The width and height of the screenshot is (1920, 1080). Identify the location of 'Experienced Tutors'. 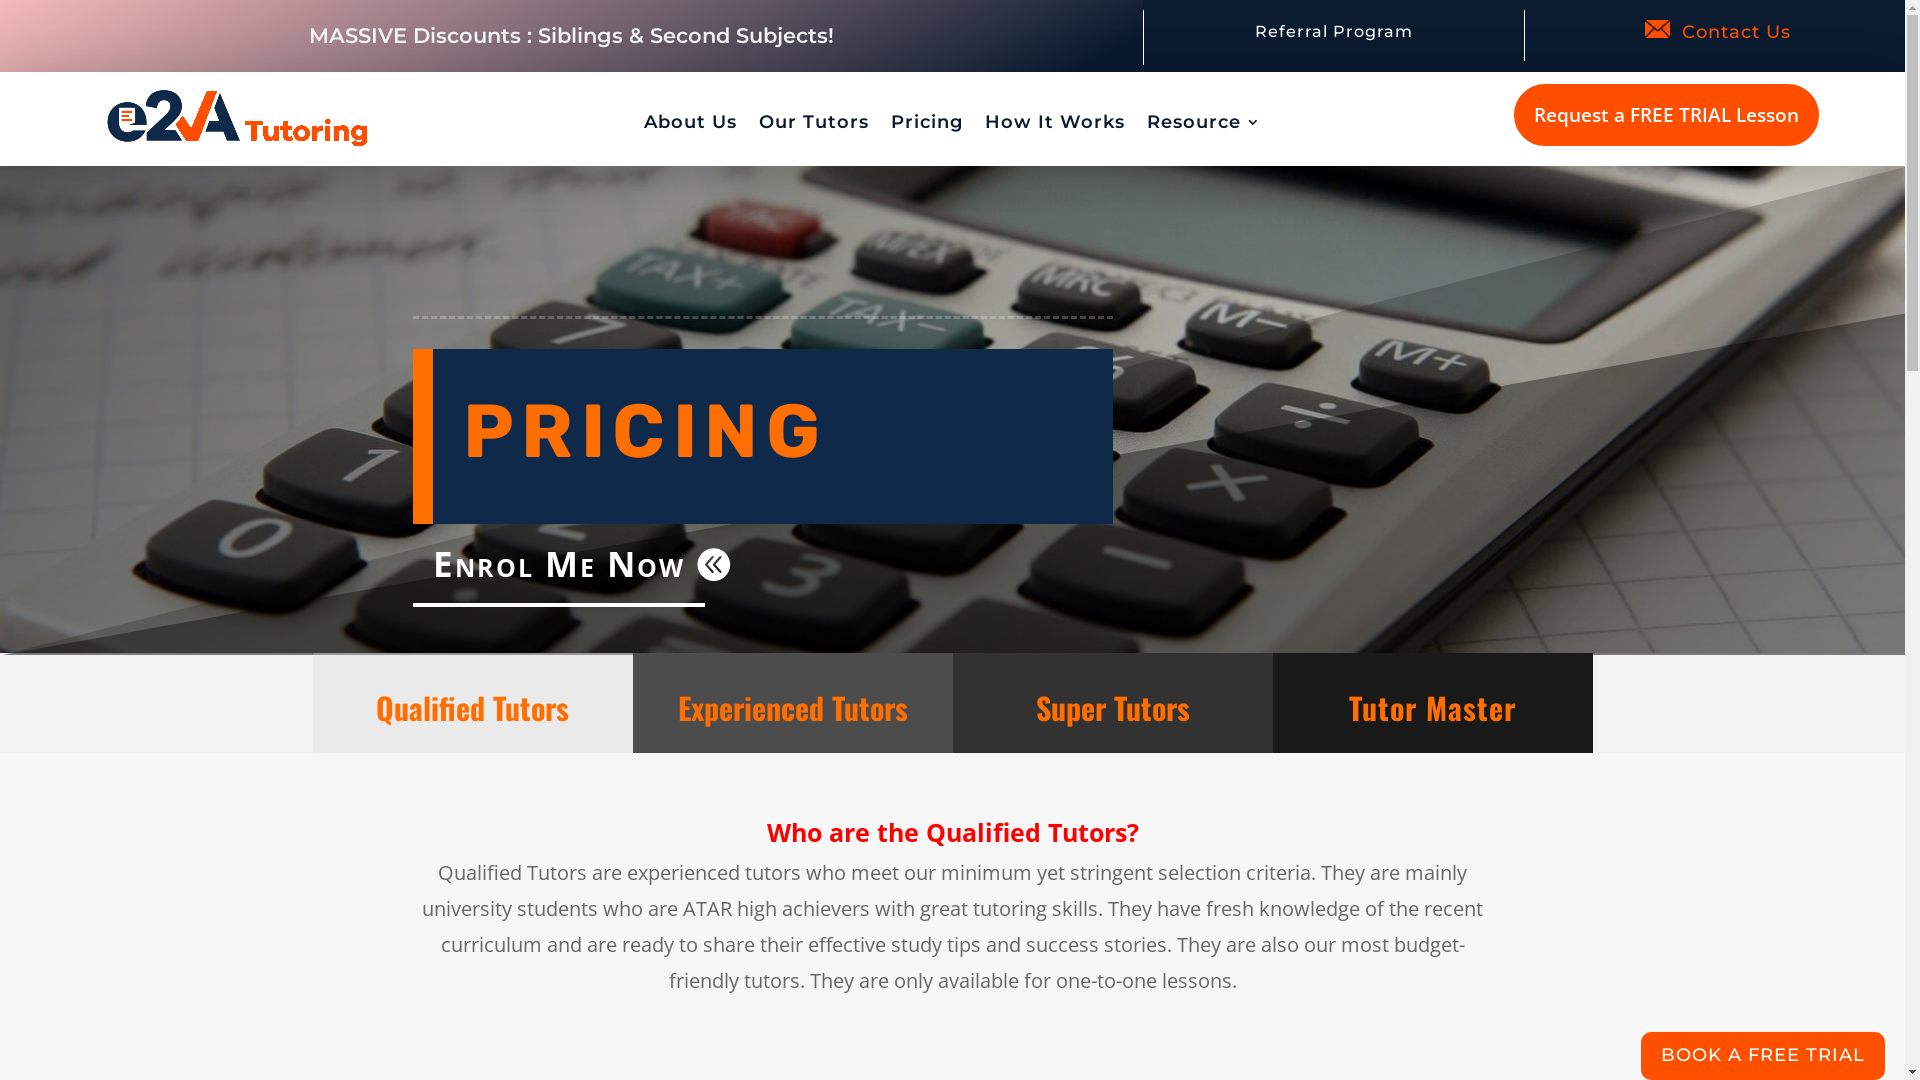
(677, 706).